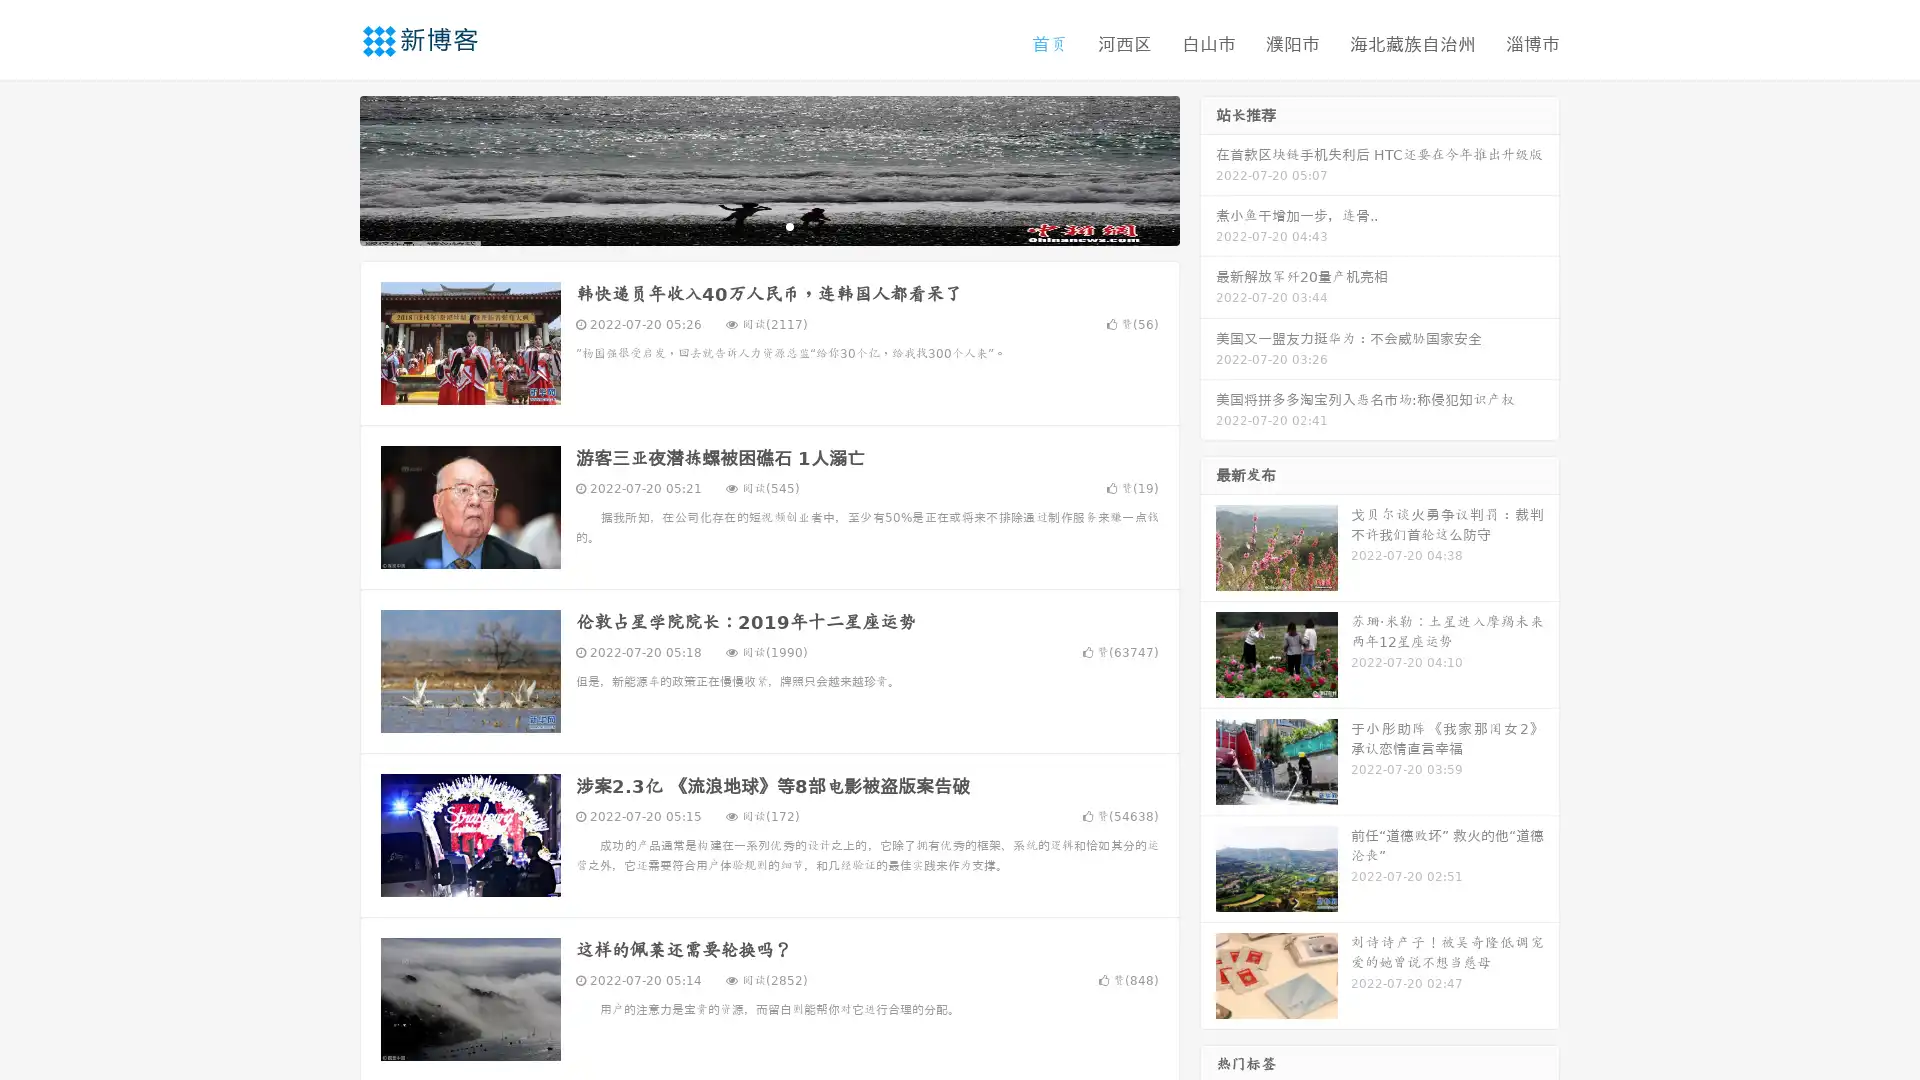 This screenshot has height=1080, width=1920. I want to click on Go to slide 3, so click(789, 225).